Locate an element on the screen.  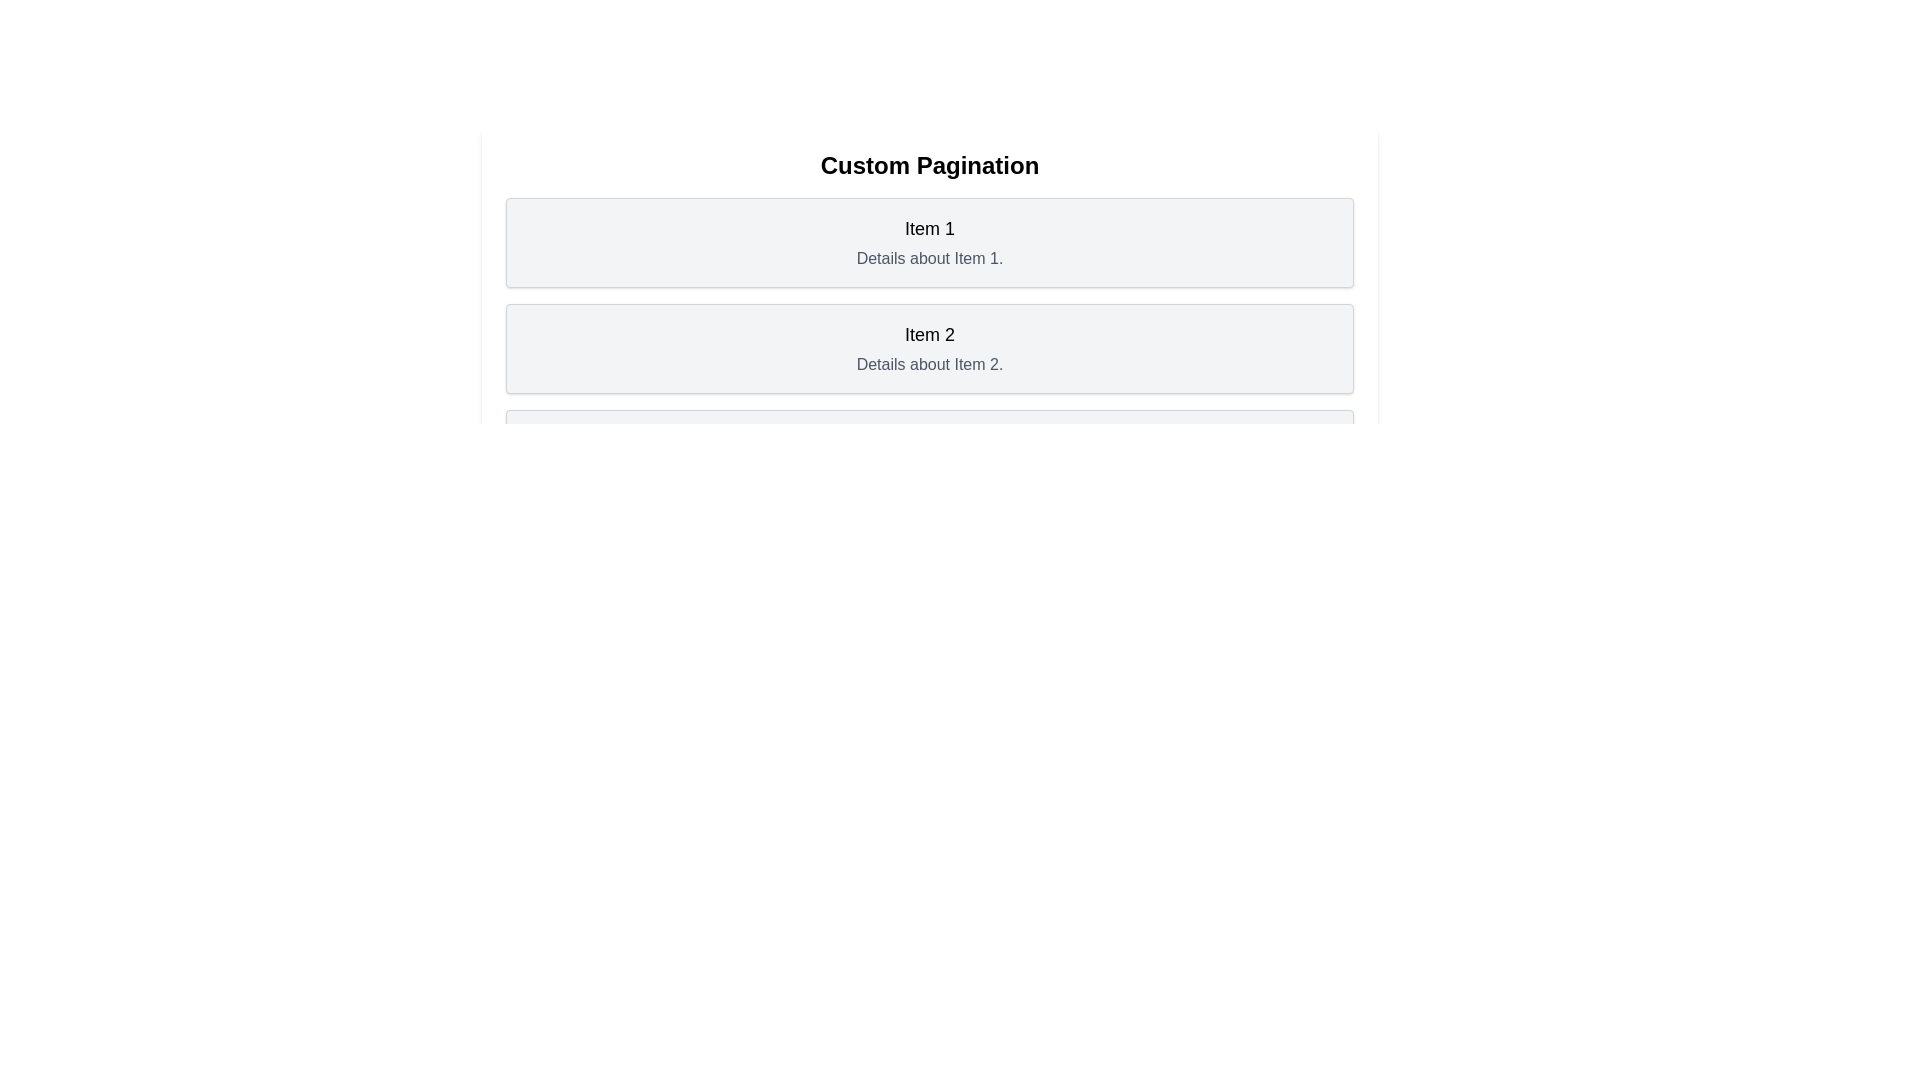
the static text that provides additional details about 'Item 2', which is located below the title 'Item 2' in a vertically stacked list is located at coordinates (929, 365).